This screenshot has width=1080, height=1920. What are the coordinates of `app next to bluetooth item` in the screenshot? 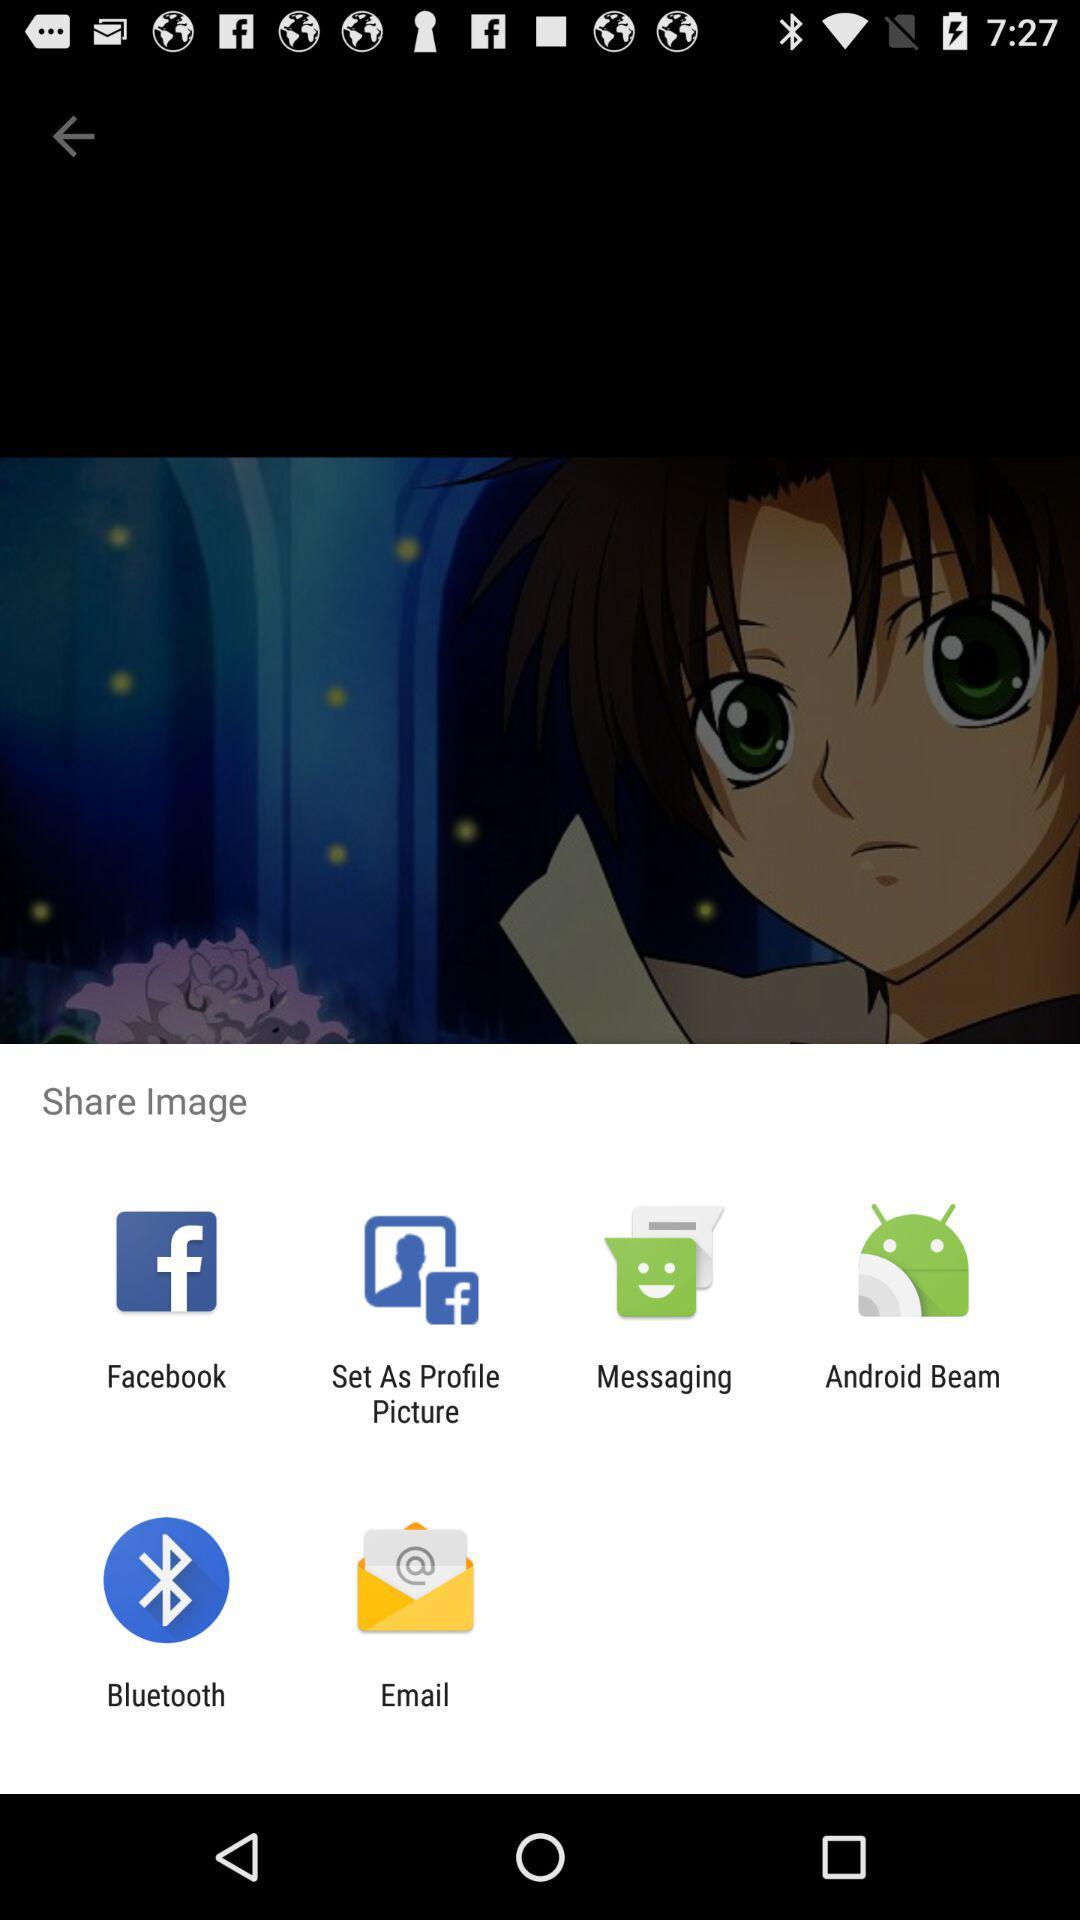 It's located at (414, 1711).